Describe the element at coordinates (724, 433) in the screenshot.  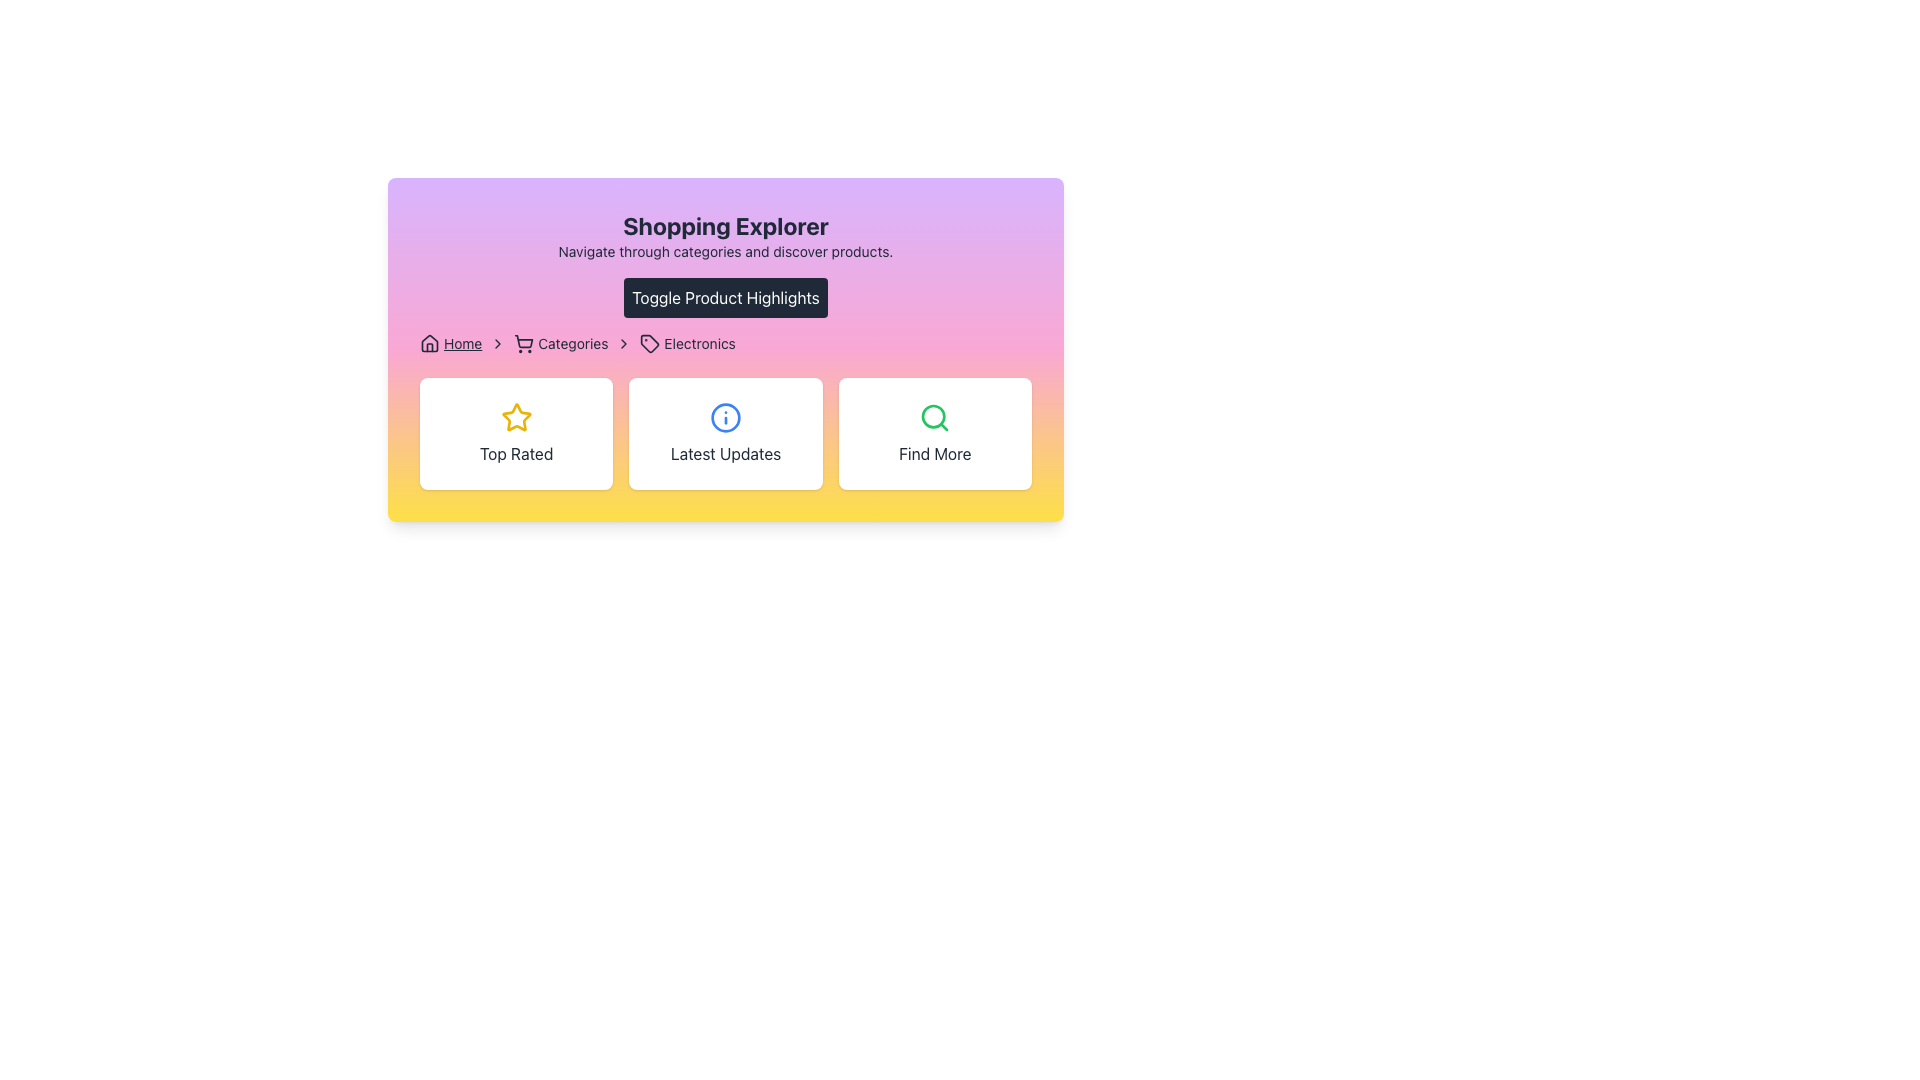
I see `the Grid with multiple buttons located in the lower part of the highlighted card` at that location.